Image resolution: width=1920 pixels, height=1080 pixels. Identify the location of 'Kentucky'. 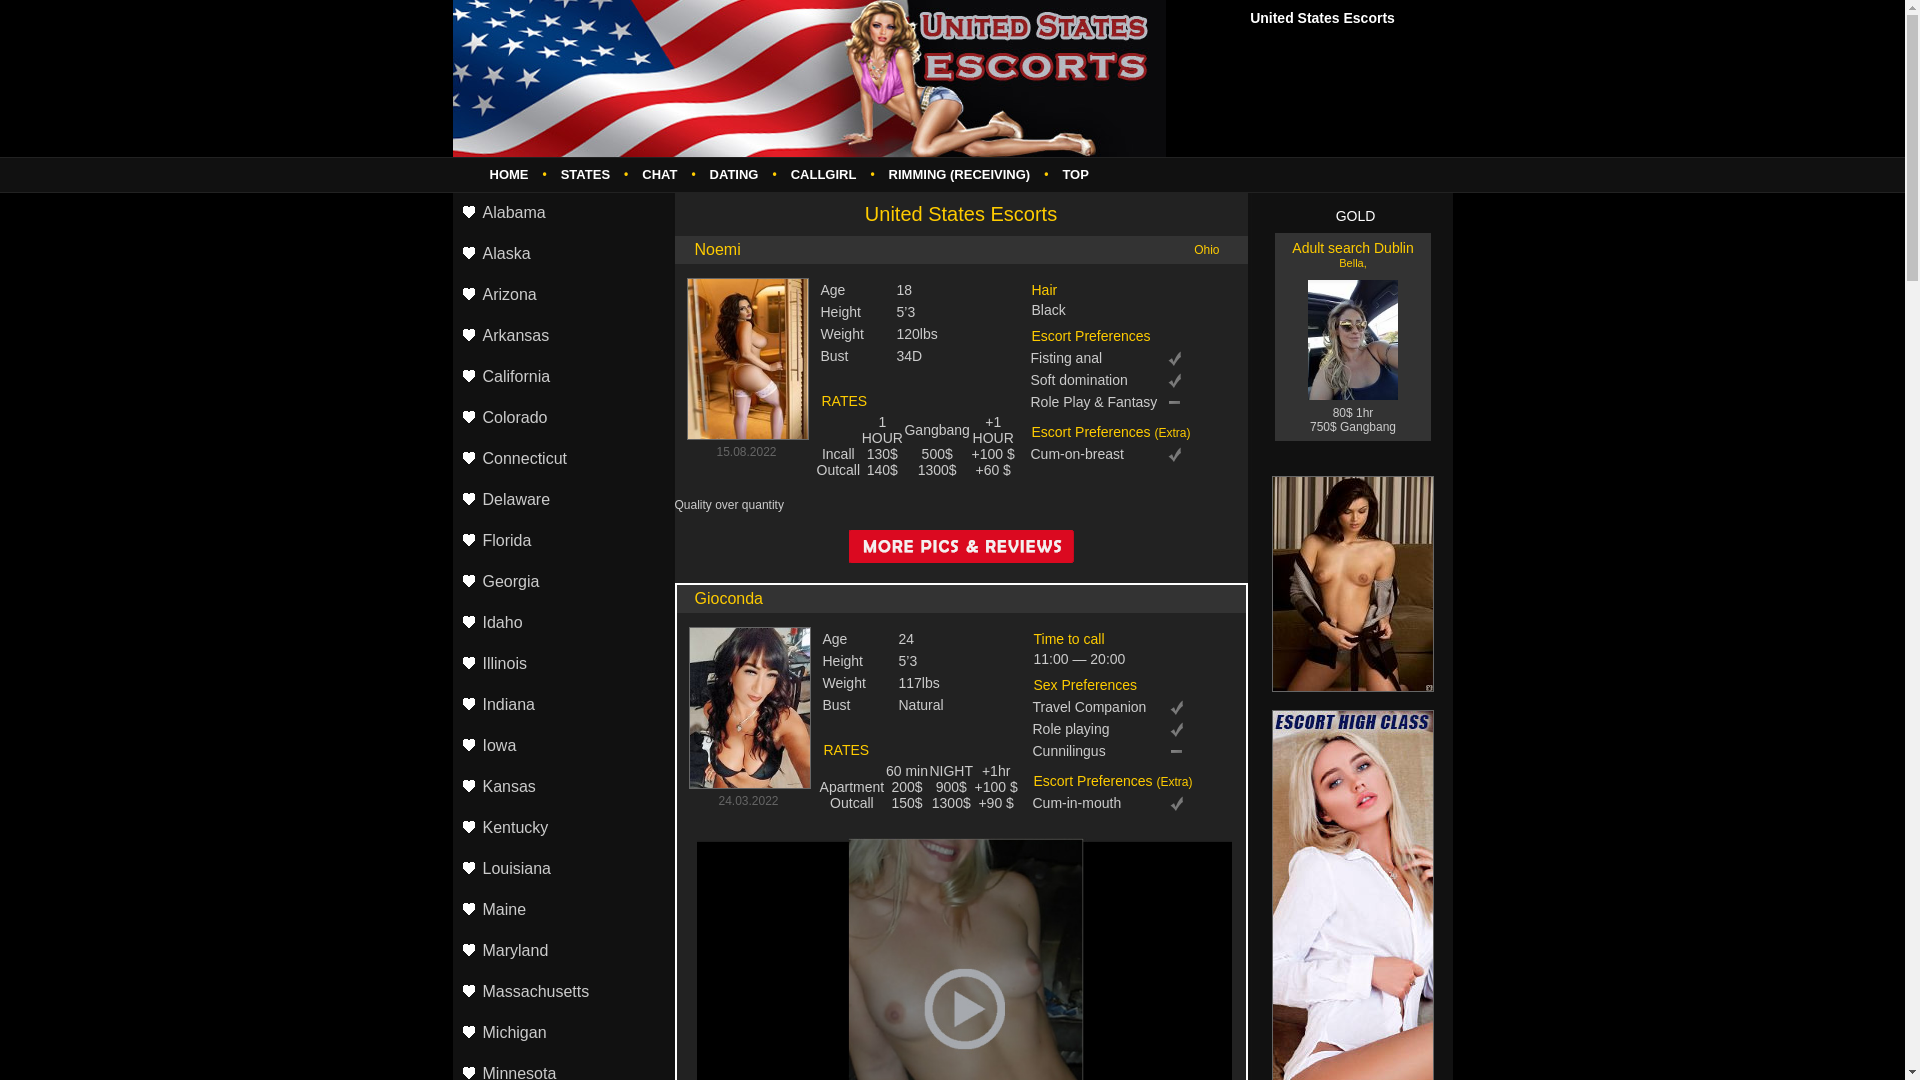
(560, 828).